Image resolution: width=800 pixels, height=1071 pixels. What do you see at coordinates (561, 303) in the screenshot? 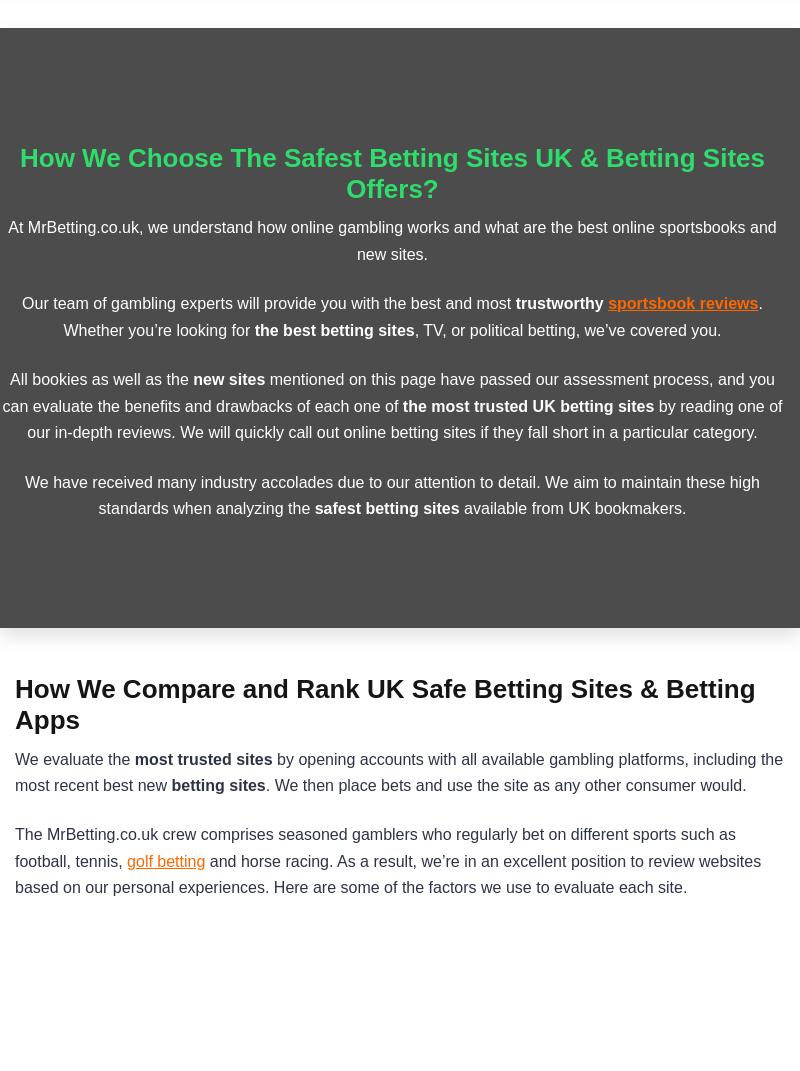
I see `'trustworthy'` at bounding box center [561, 303].